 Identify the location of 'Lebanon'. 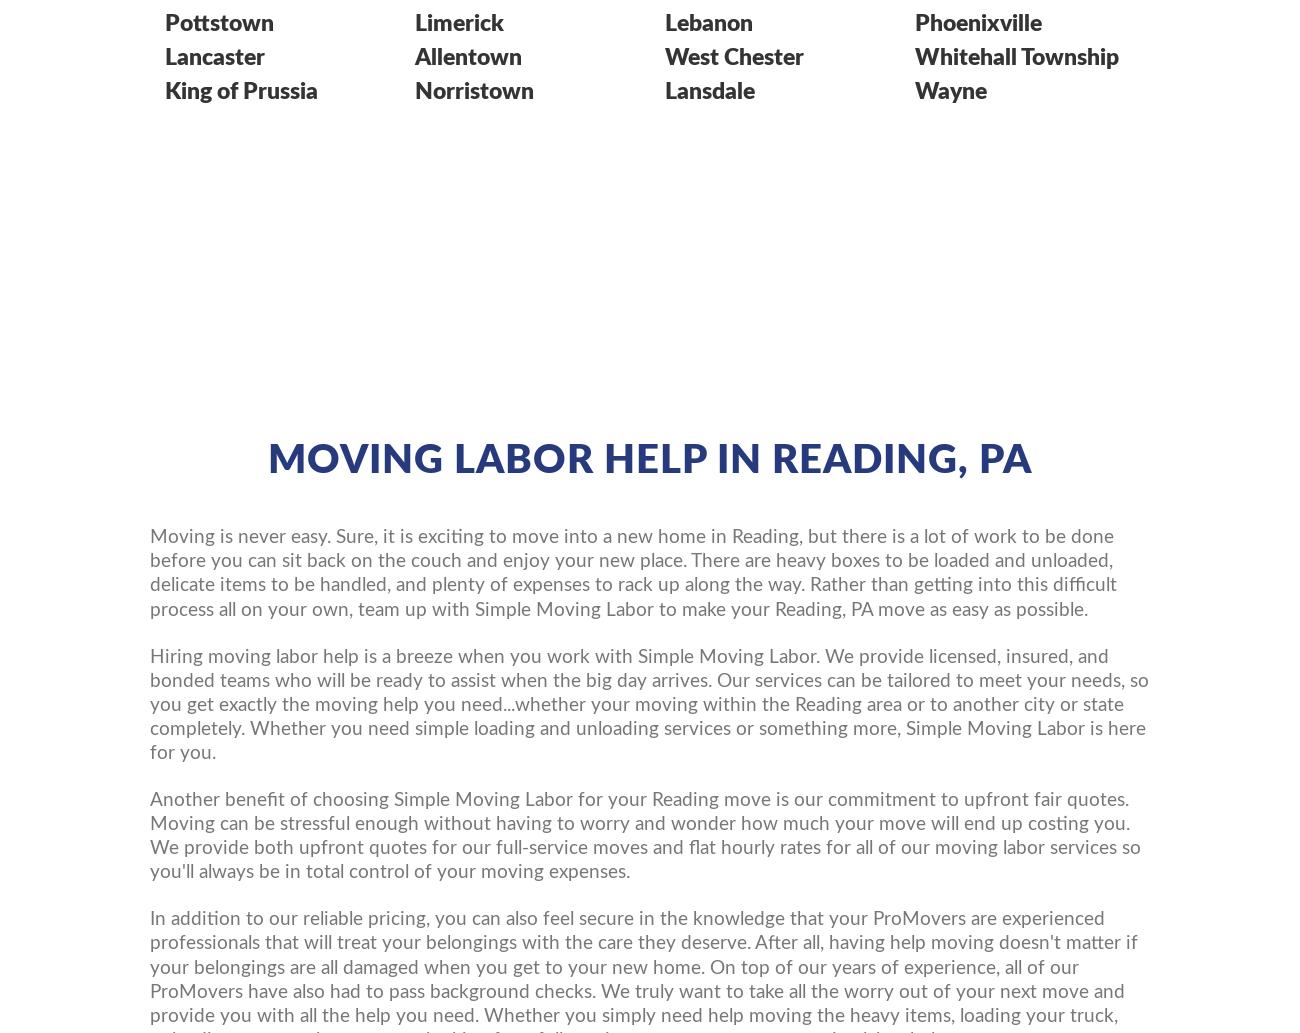
(709, 23).